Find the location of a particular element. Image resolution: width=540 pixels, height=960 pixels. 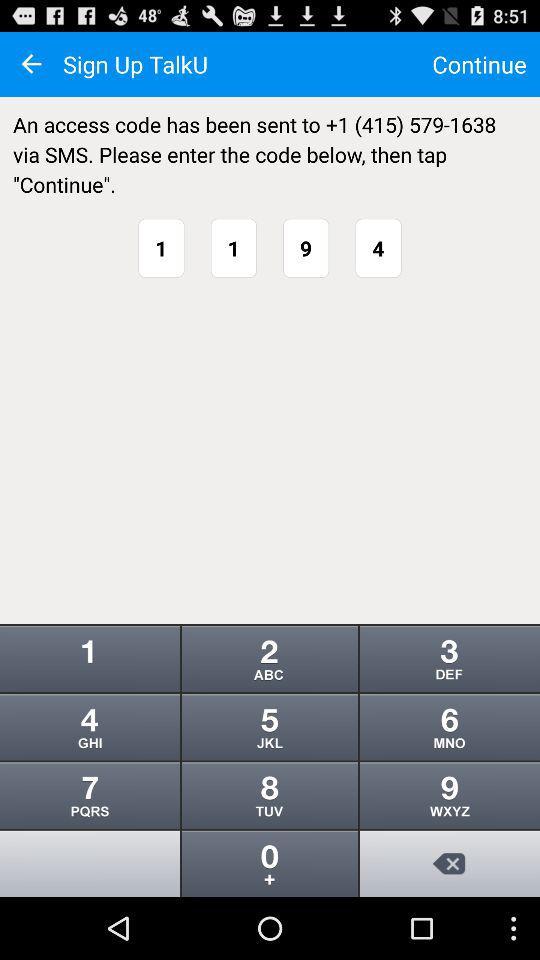

the more icon is located at coordinates (270, 777).